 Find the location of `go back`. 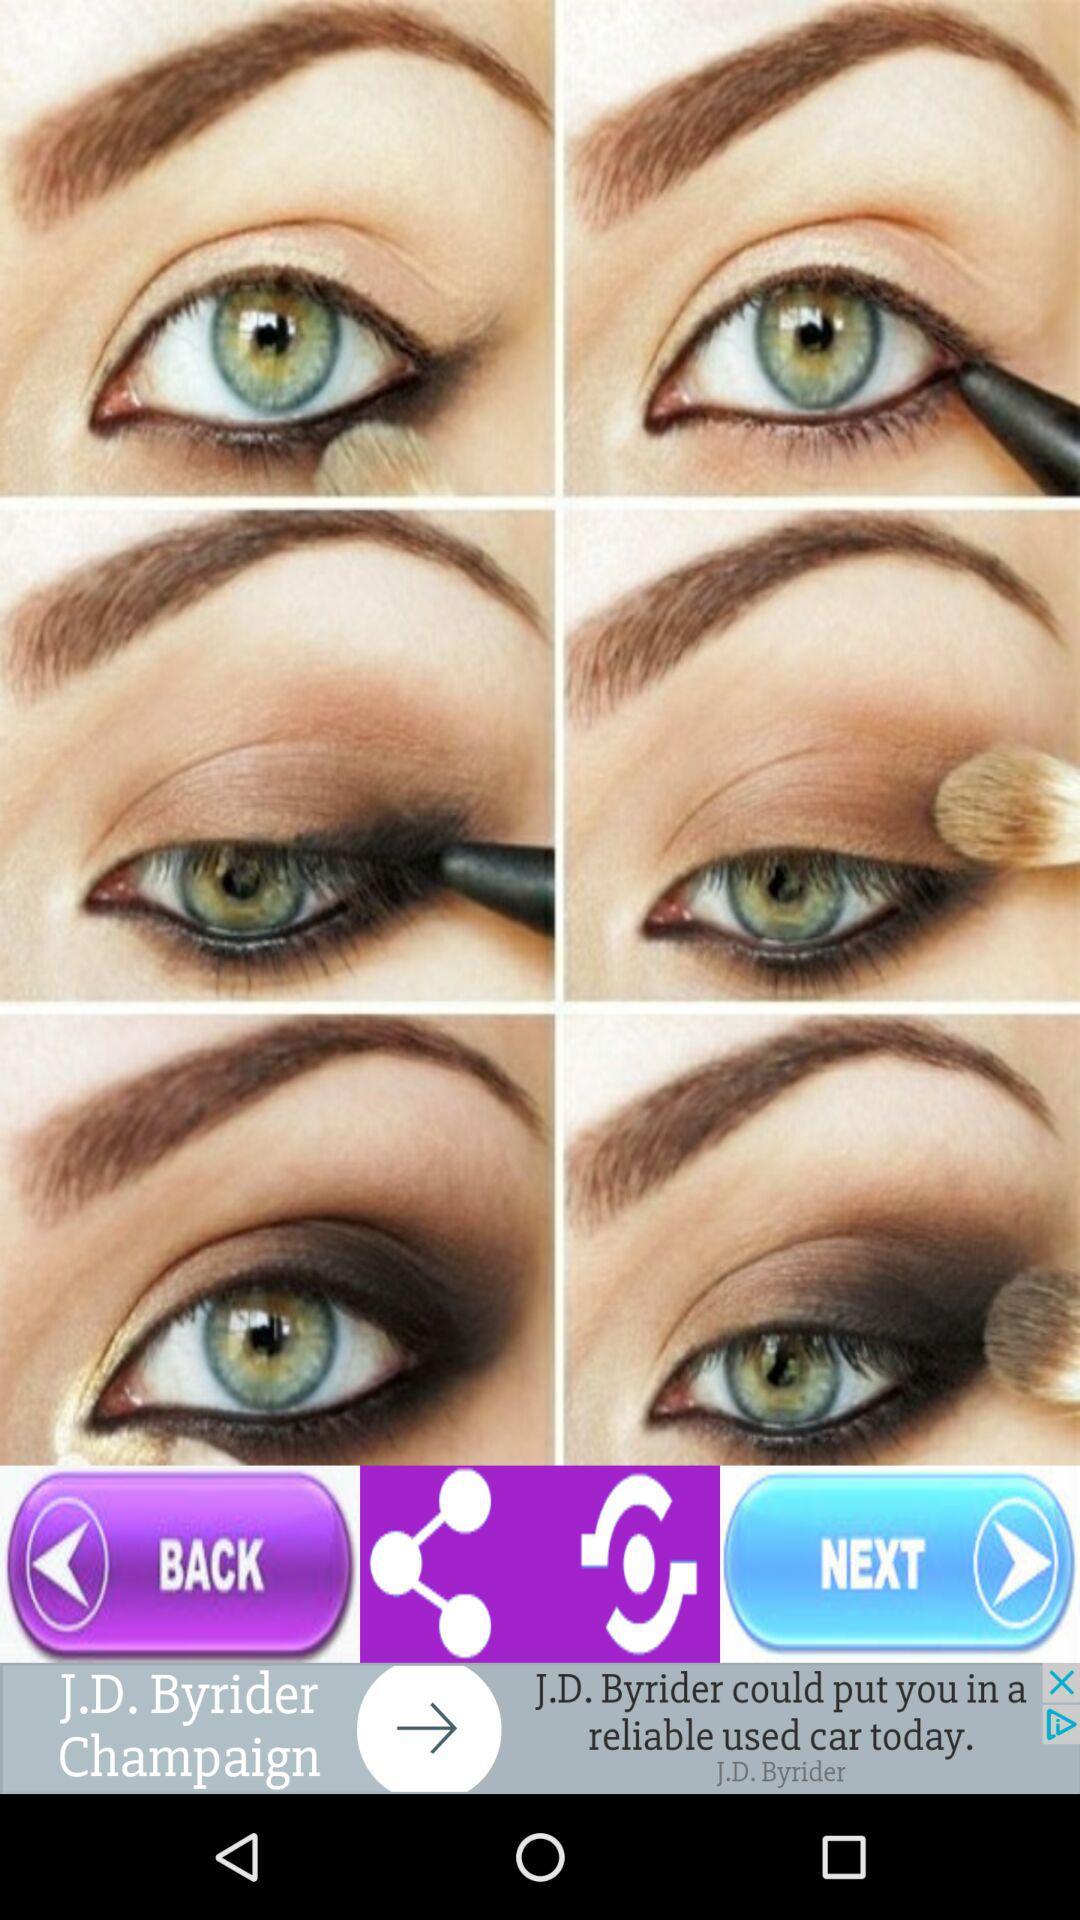

go back is located at coordinates (180, 1563).